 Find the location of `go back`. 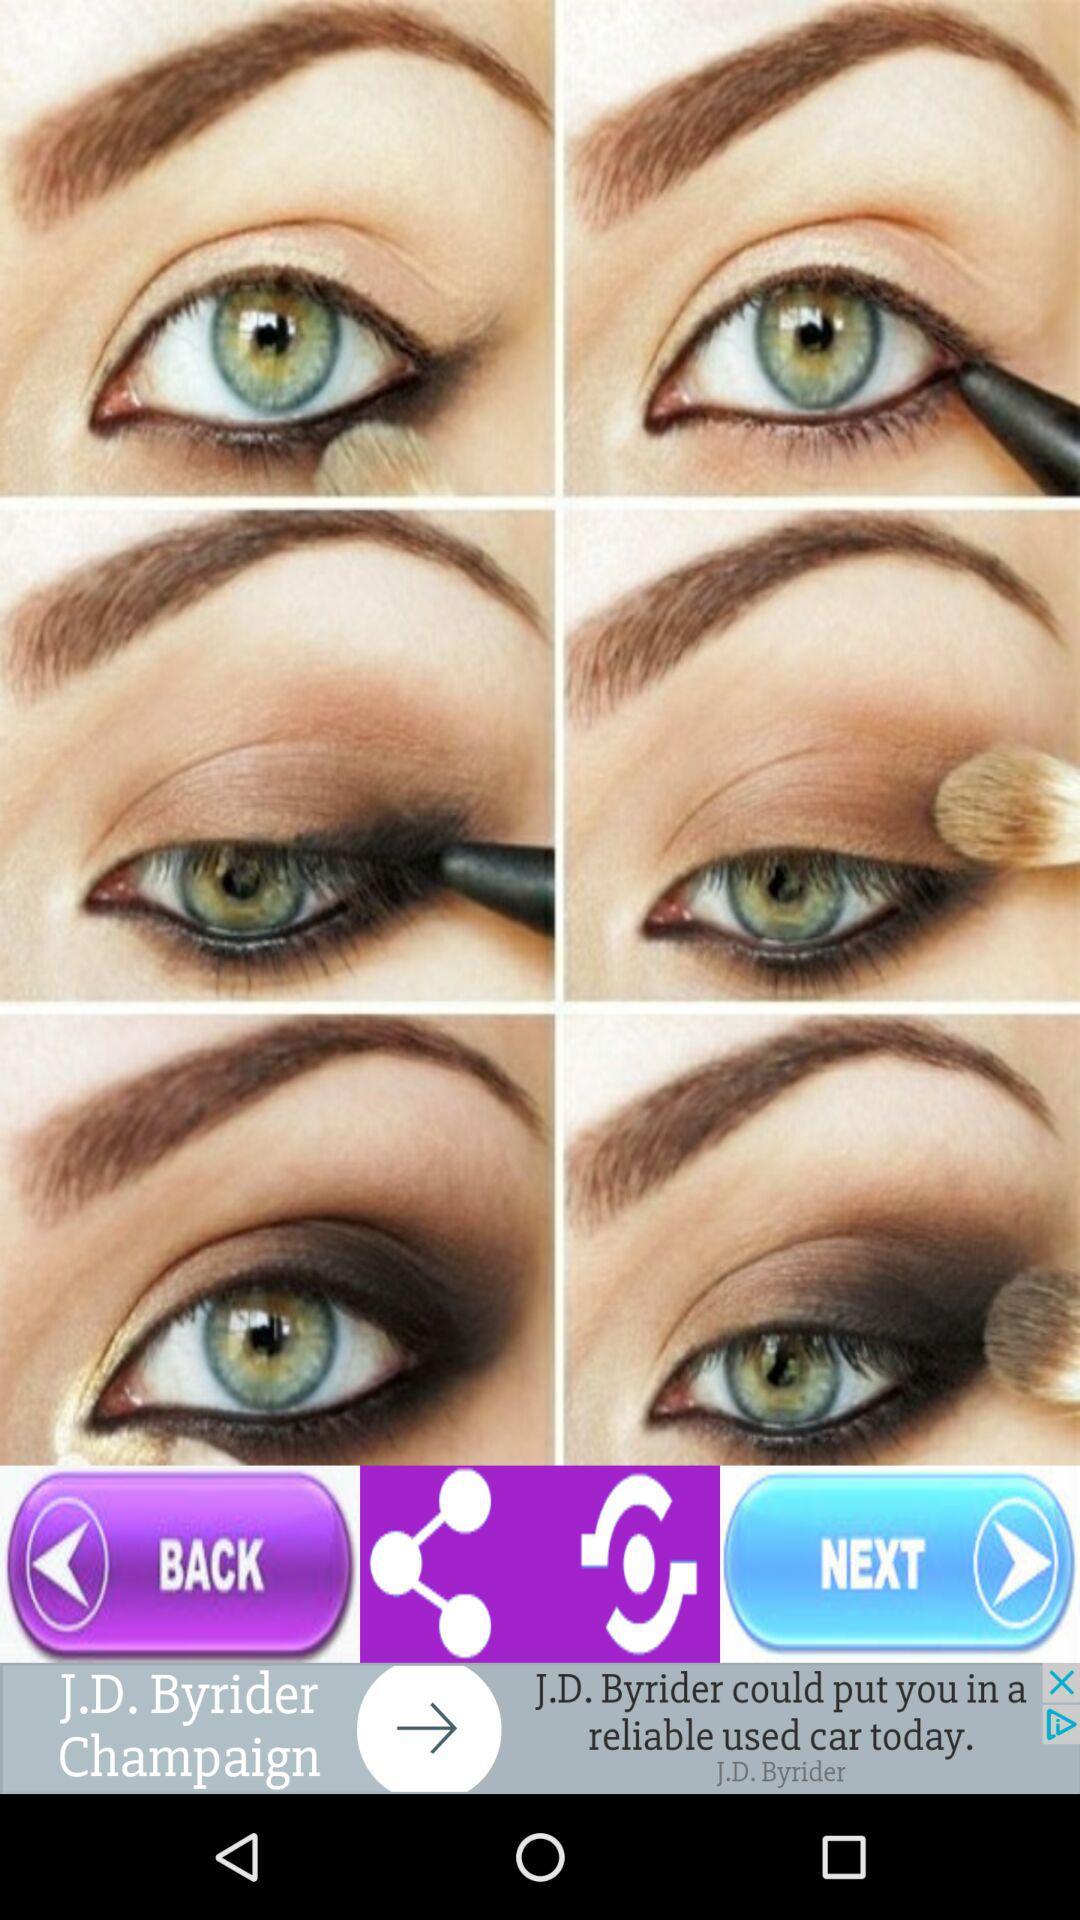

go back is located at coordinates (180, 1563).